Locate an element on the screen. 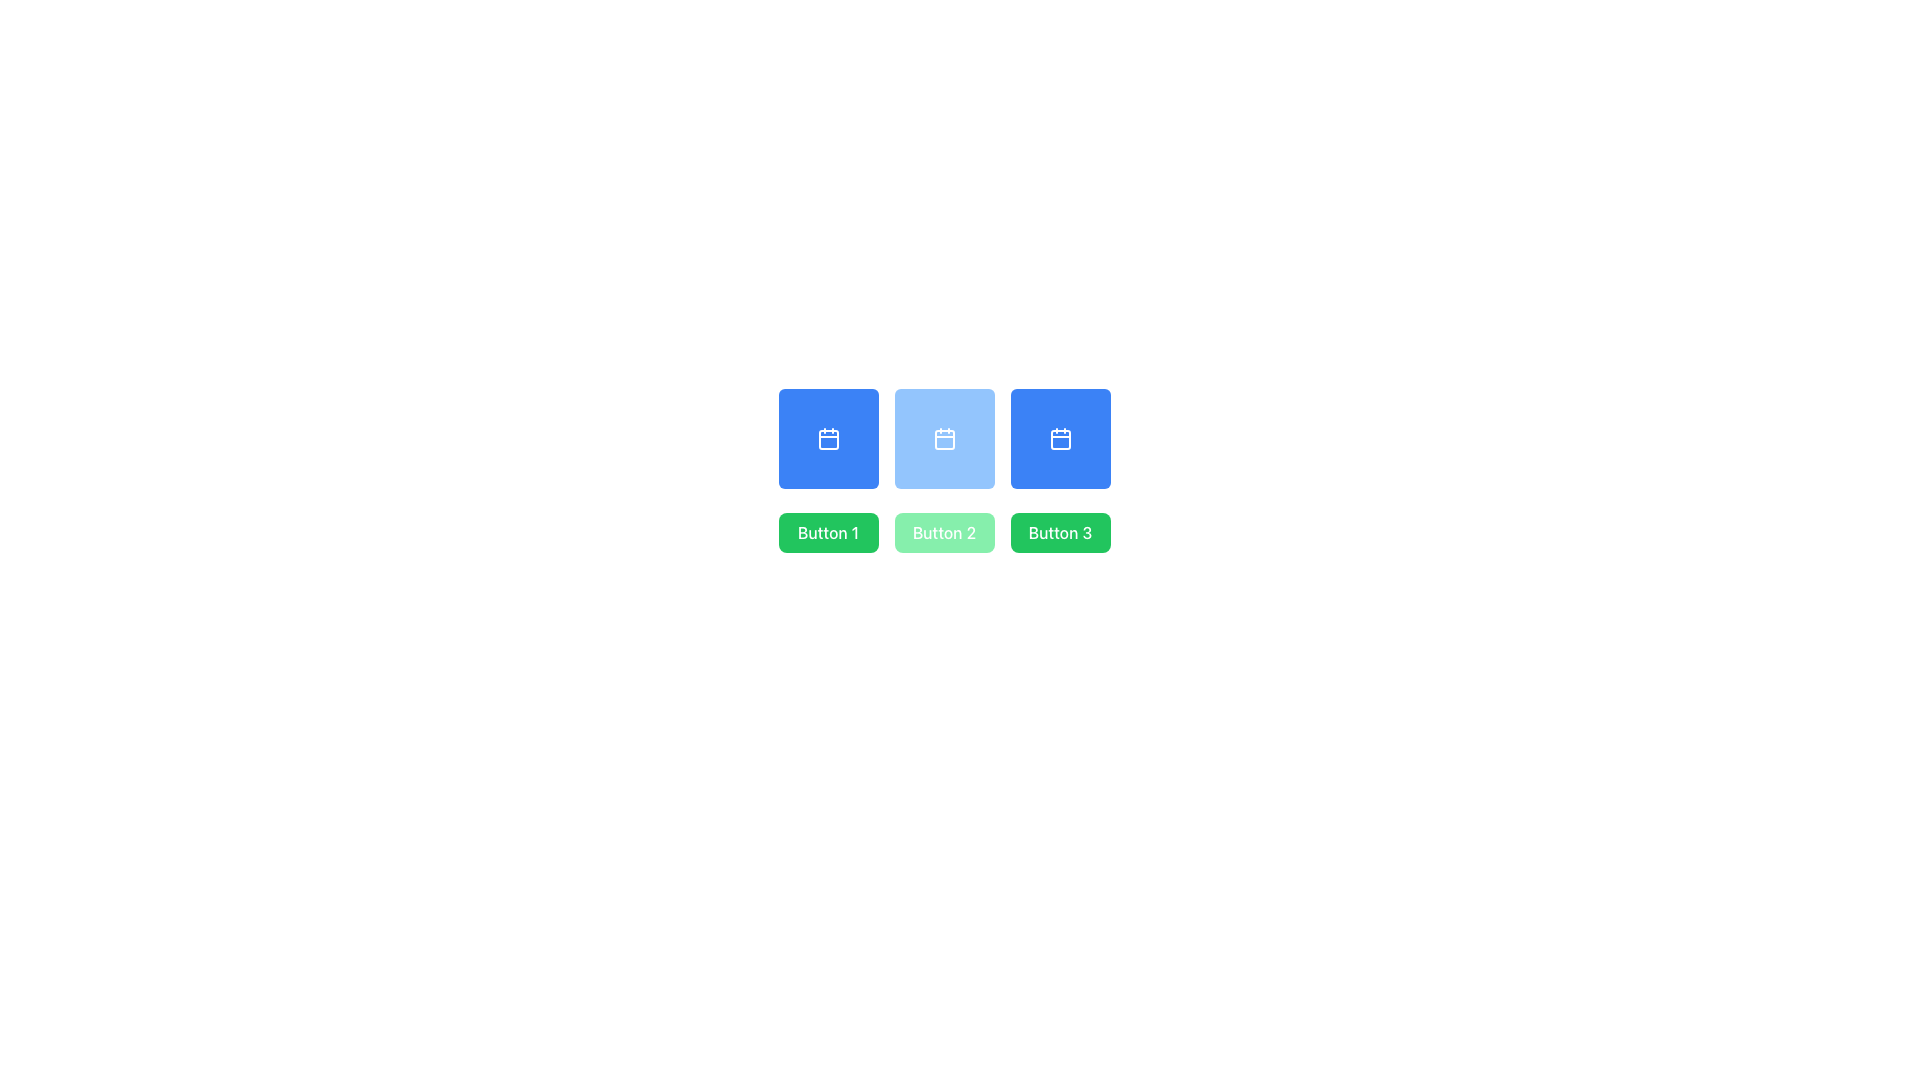 The height and width of the screenshot is (1080, 1920). the rectangular region of the blue calendar icon, which is centrally located within the icon, positioned third from the left in a row of similar icons above their respective buttons is located at coordinates (1059, 438).